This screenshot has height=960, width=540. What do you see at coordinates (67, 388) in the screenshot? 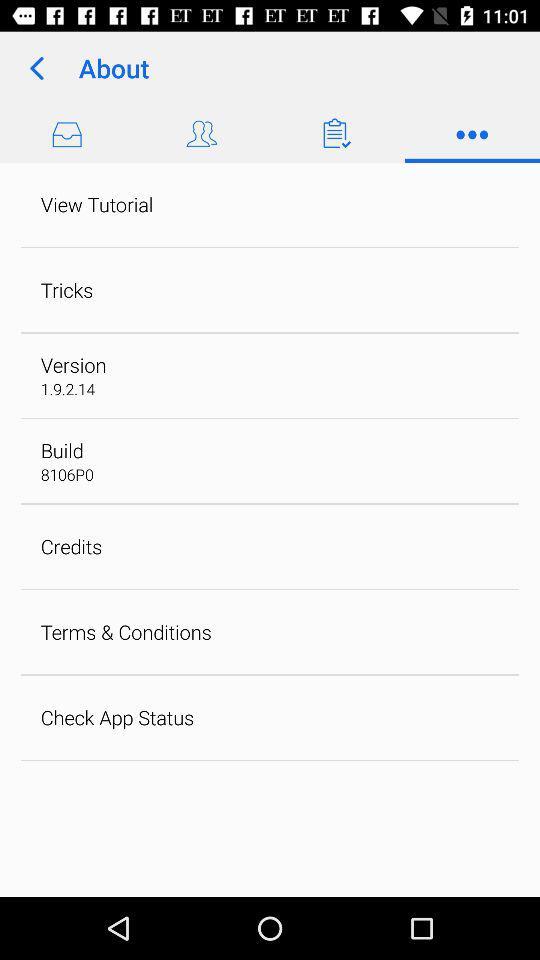
I see `app above build app` at bounding box center [67, 388].